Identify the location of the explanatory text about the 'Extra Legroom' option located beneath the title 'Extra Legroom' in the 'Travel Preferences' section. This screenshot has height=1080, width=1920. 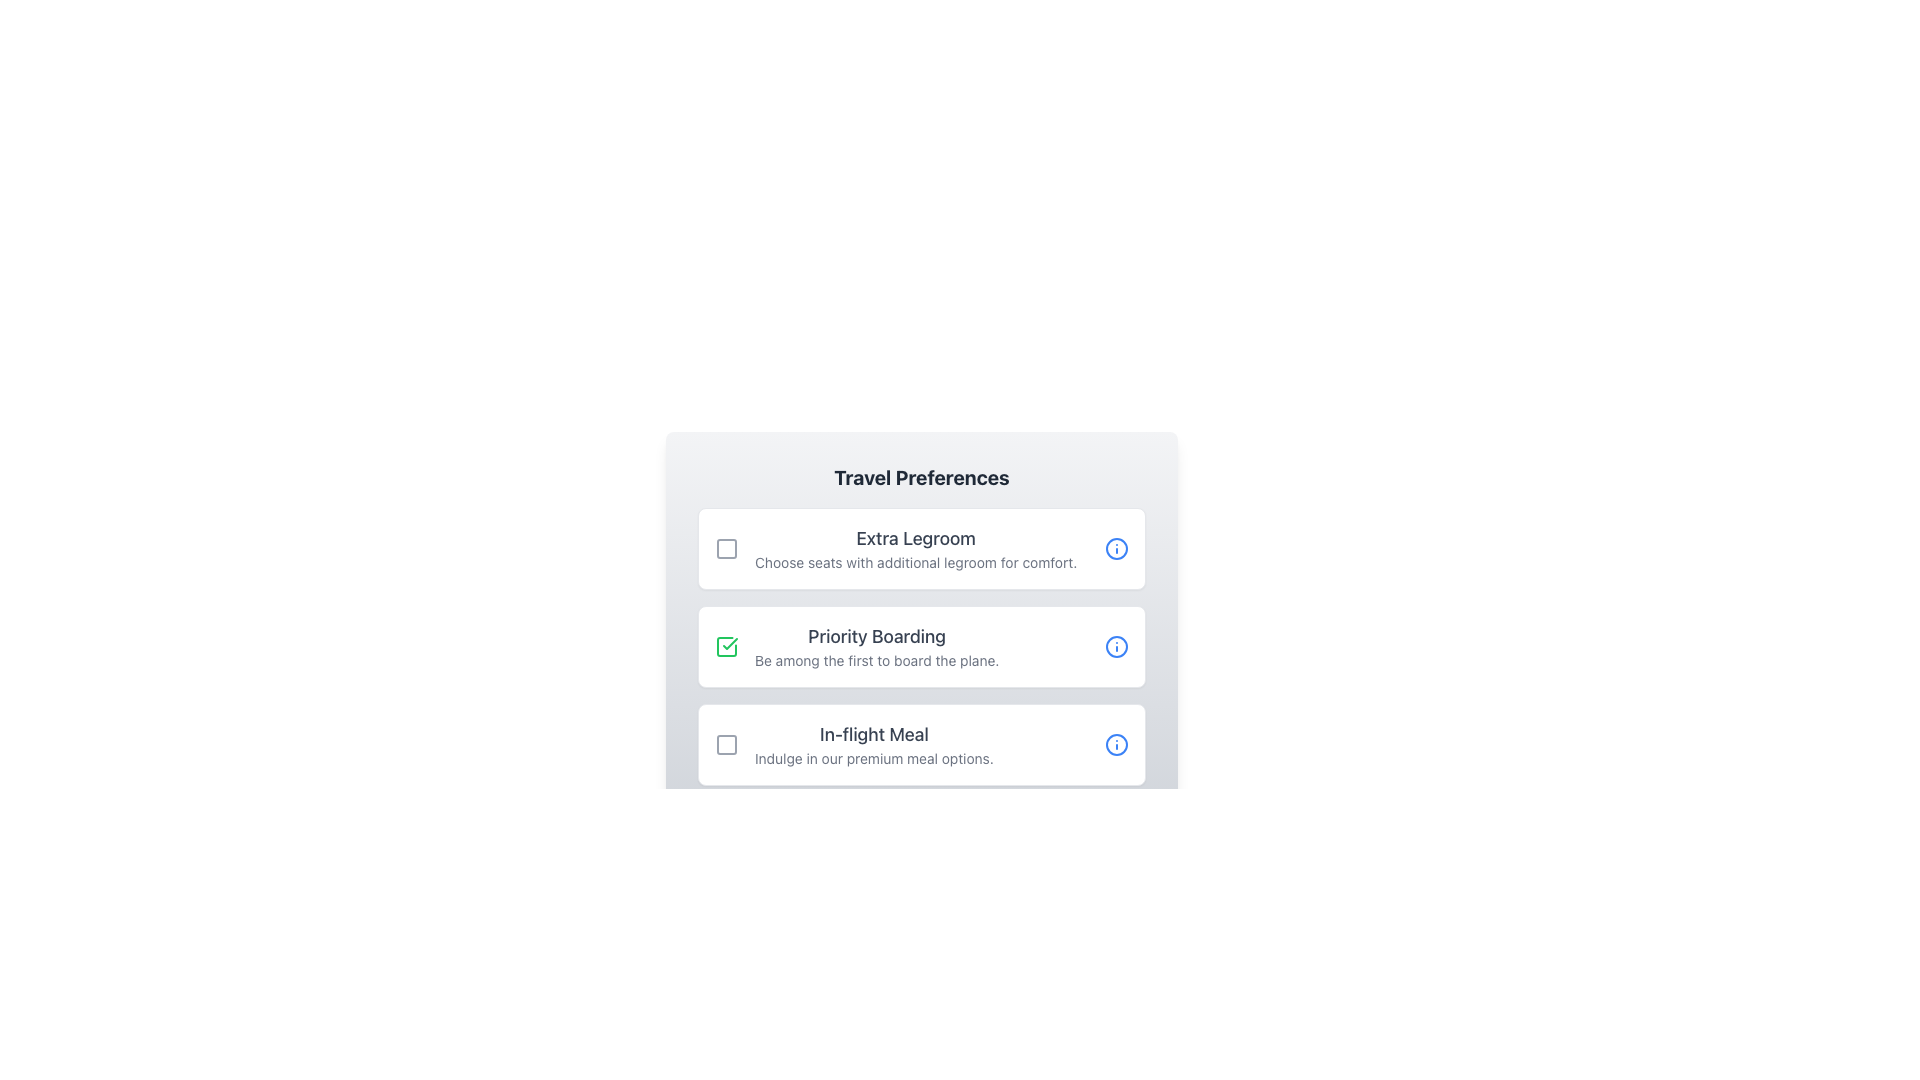
(915, 563).